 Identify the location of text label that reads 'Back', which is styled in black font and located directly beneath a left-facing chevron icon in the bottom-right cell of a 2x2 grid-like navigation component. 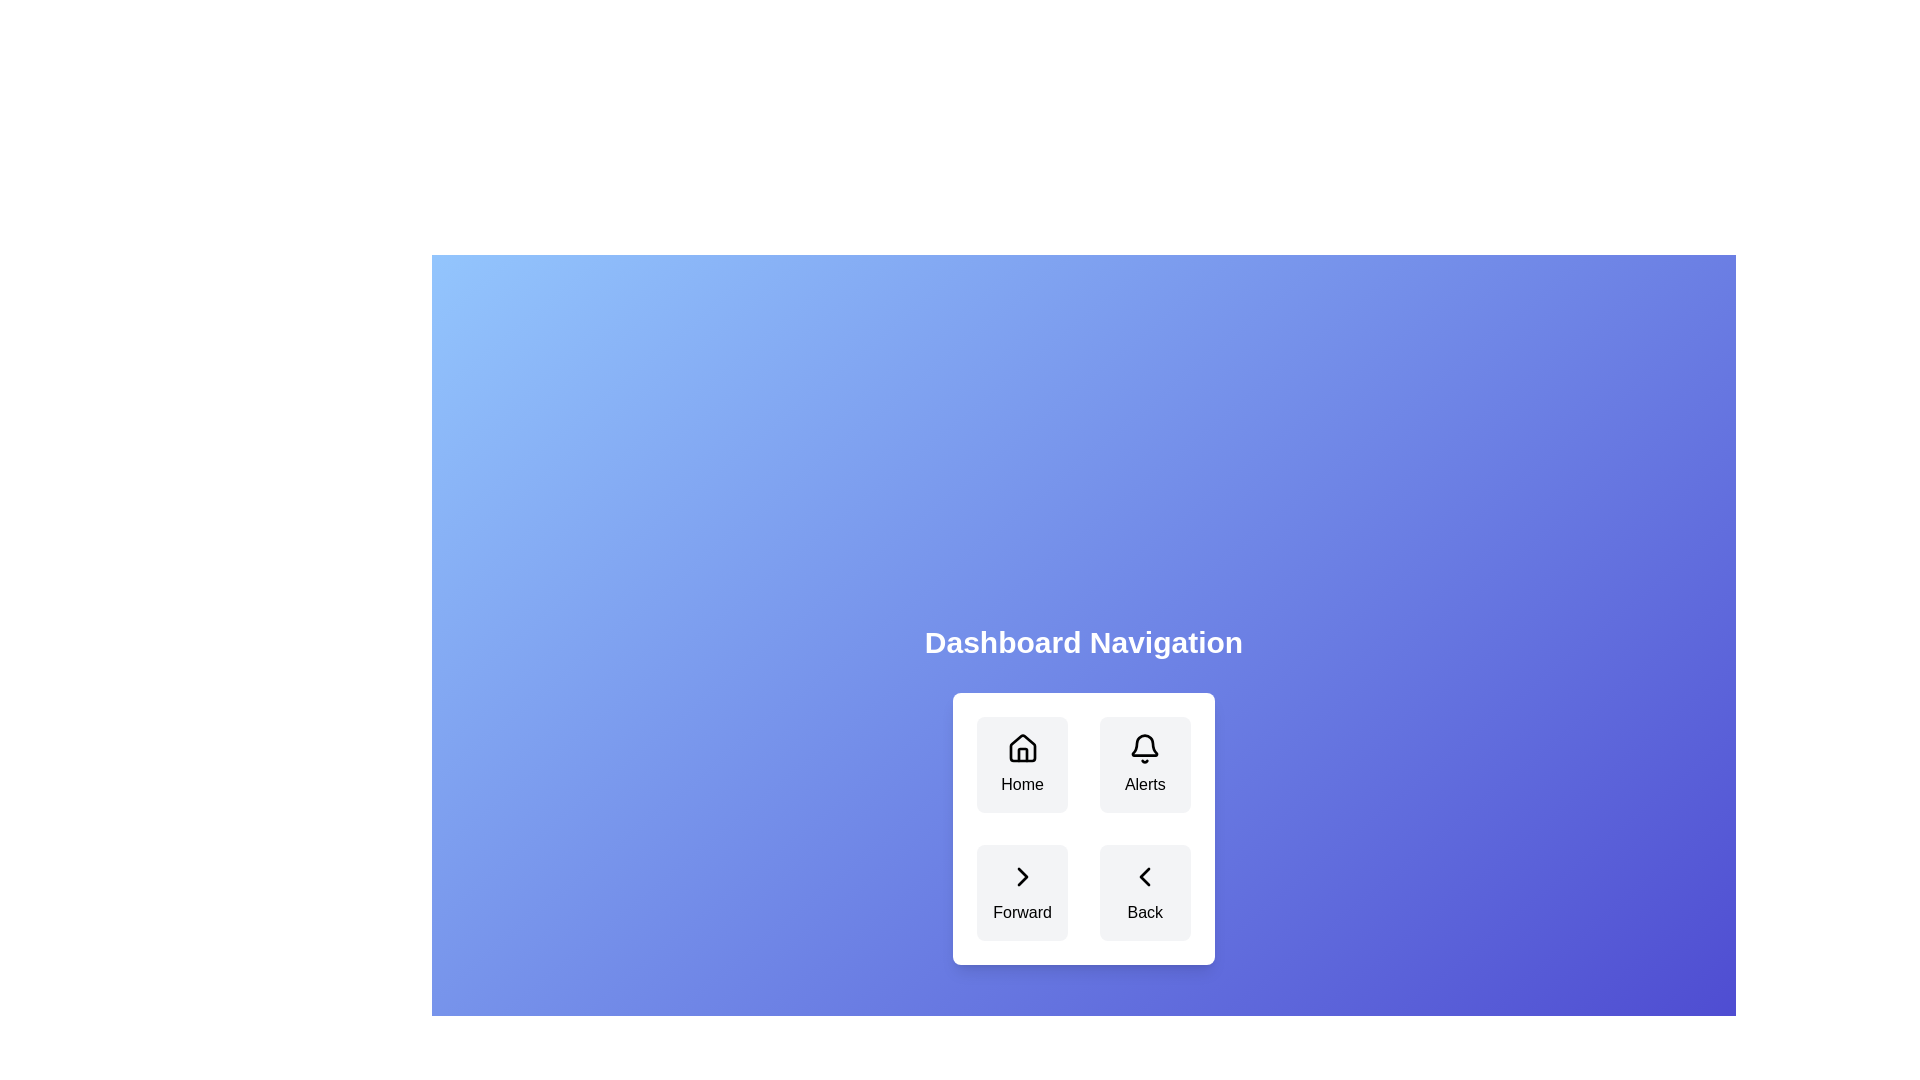
(1145, 913).